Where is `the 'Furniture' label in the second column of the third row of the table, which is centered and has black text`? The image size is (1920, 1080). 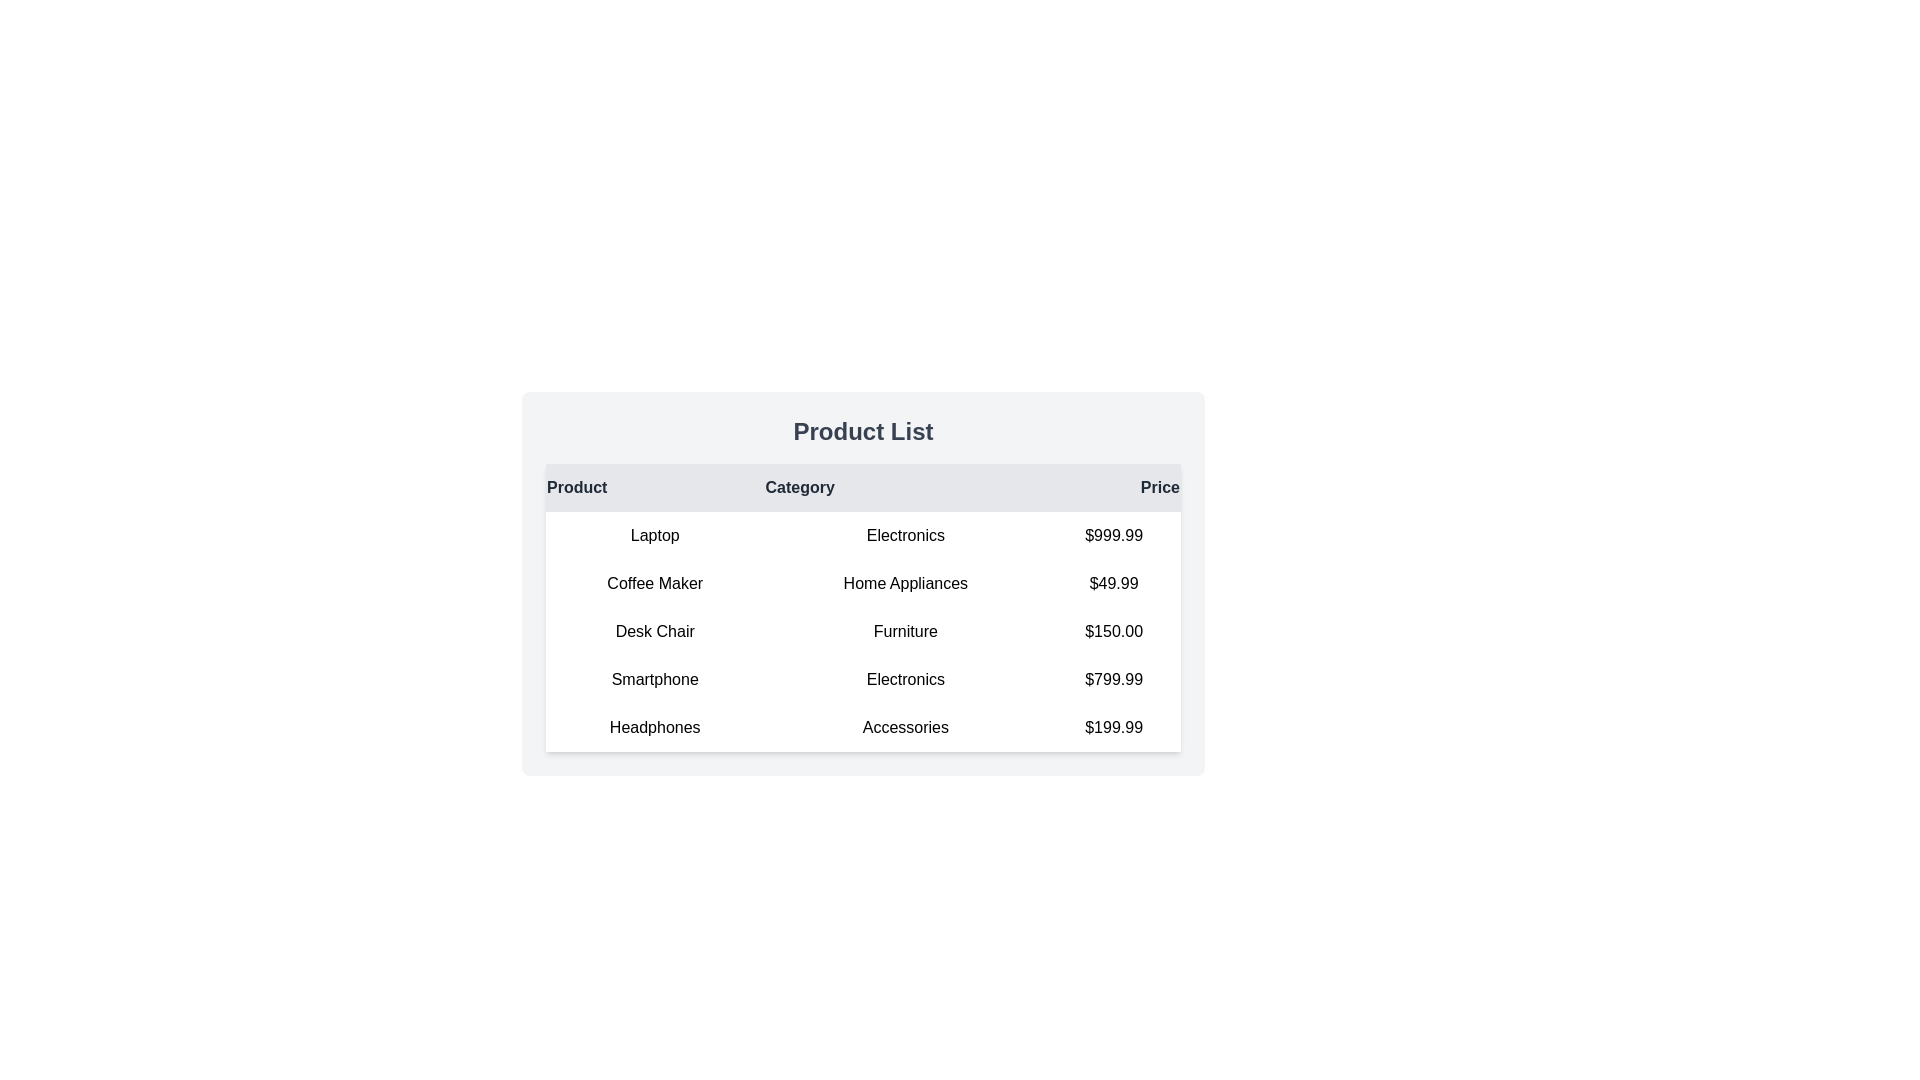
the 'Furniture' label in the second column of the third row of the table, which is centered and has black text is located at coordinates (904, 632).